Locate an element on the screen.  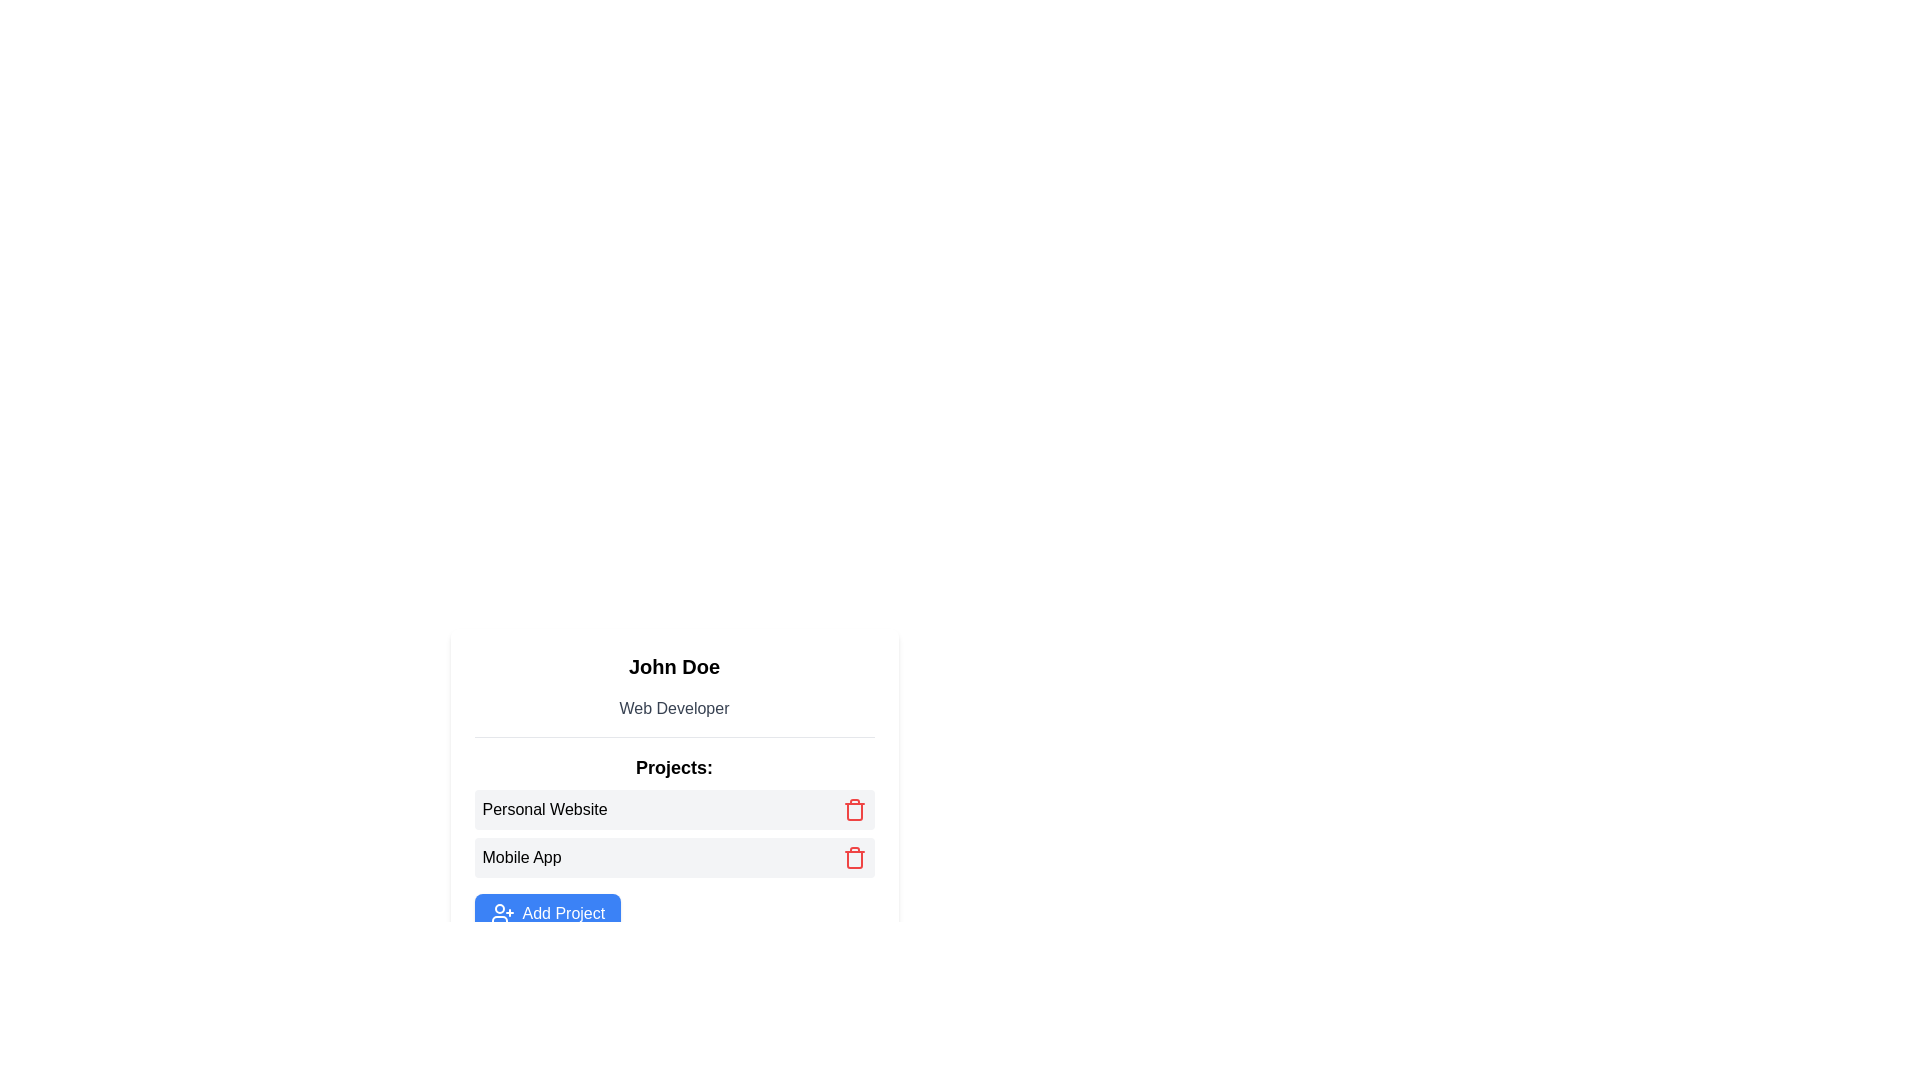
the second clickable list item labeled 'Mobile App' in the user's project list is located at coordinates (674, 856).